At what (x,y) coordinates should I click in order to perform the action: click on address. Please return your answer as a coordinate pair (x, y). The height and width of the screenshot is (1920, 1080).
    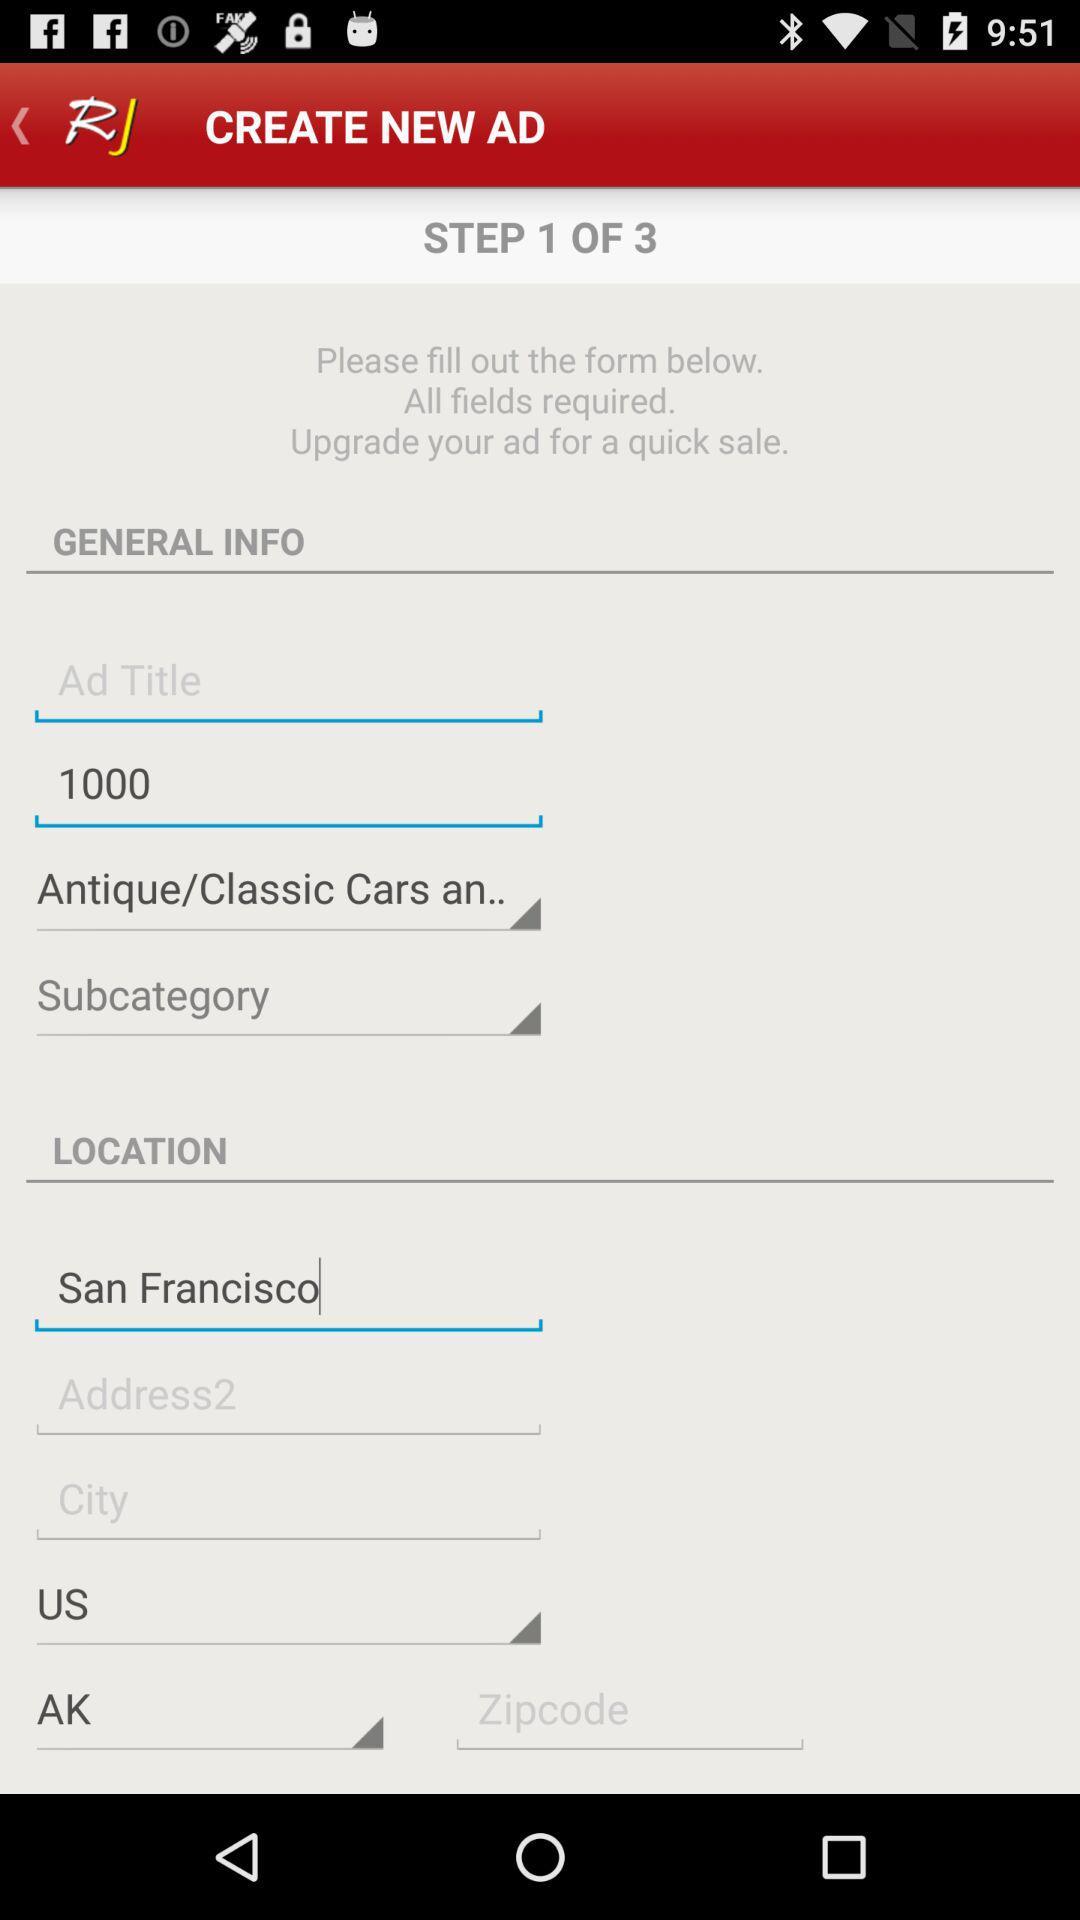
    Looking at the image, I should click on (288, 1391).